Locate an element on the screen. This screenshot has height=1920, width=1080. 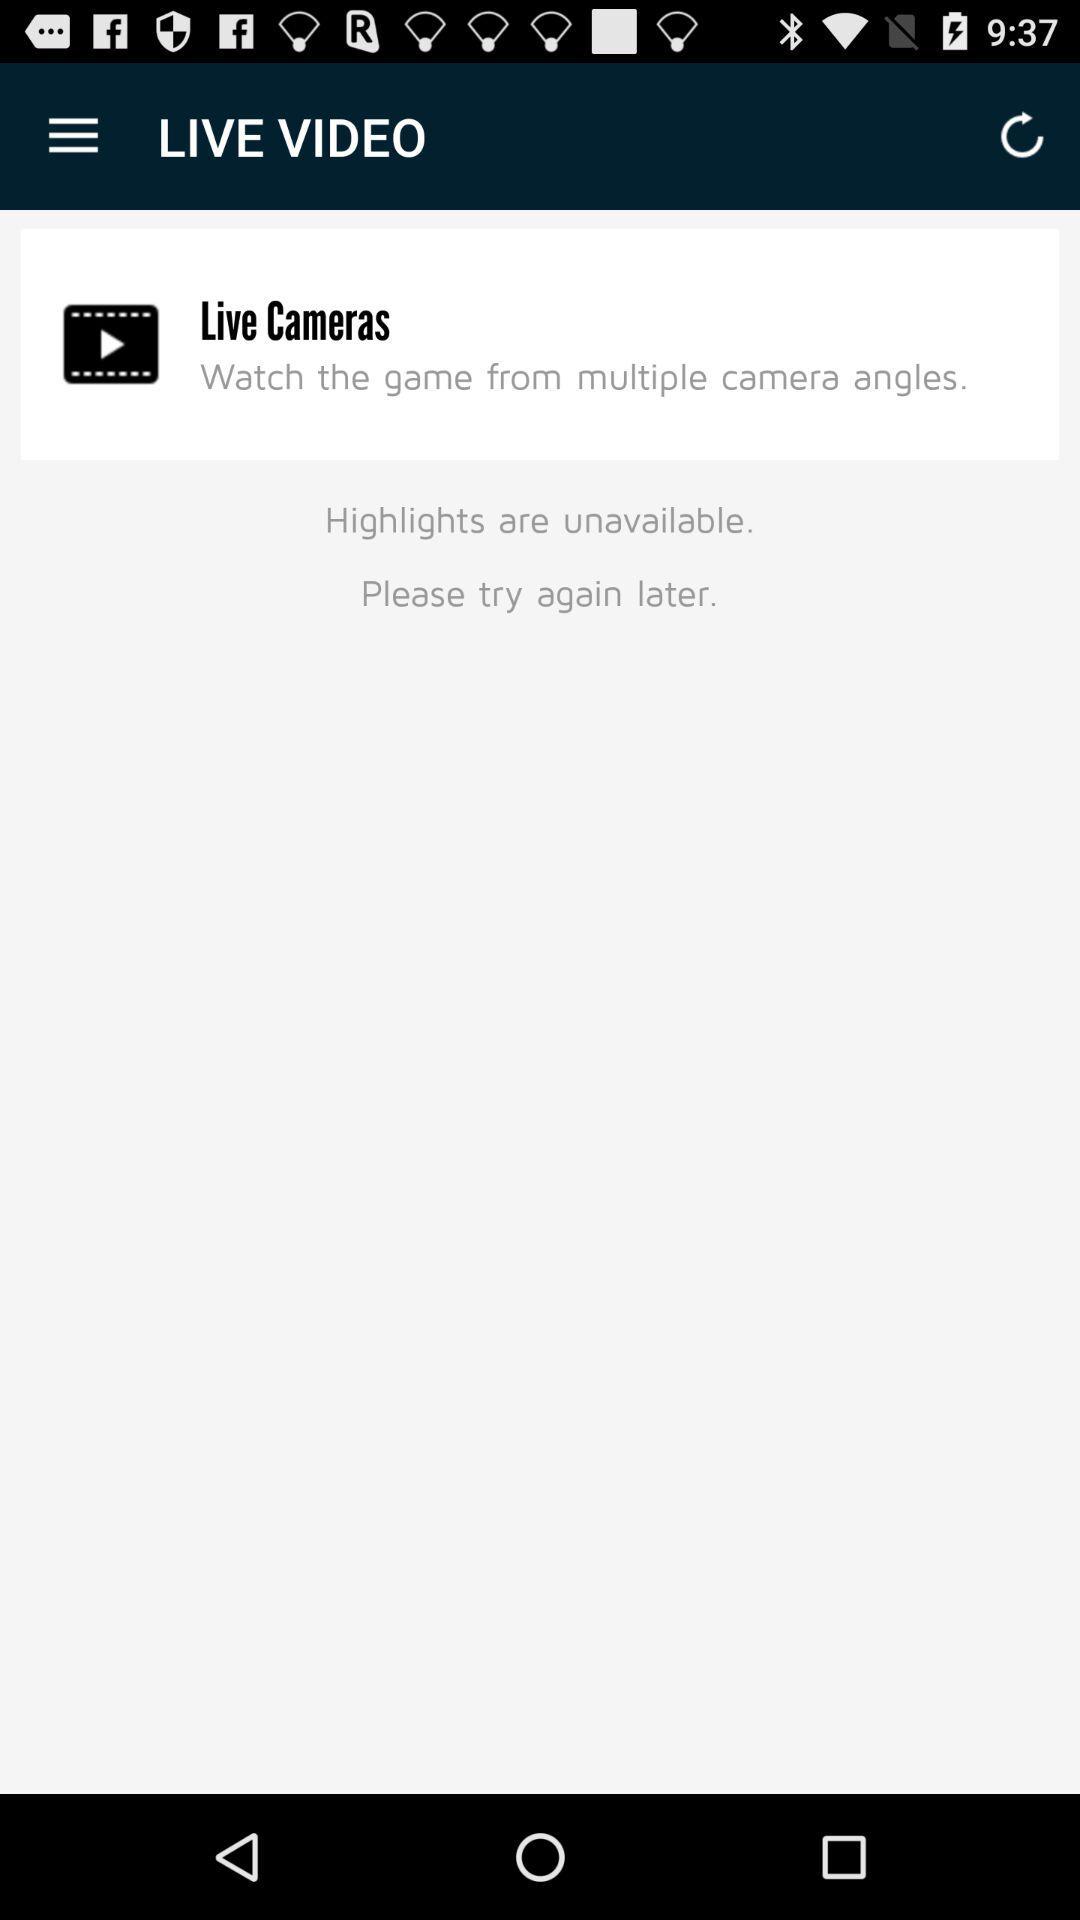
the icon next to the live cameras is located at coordinates (111, 344).